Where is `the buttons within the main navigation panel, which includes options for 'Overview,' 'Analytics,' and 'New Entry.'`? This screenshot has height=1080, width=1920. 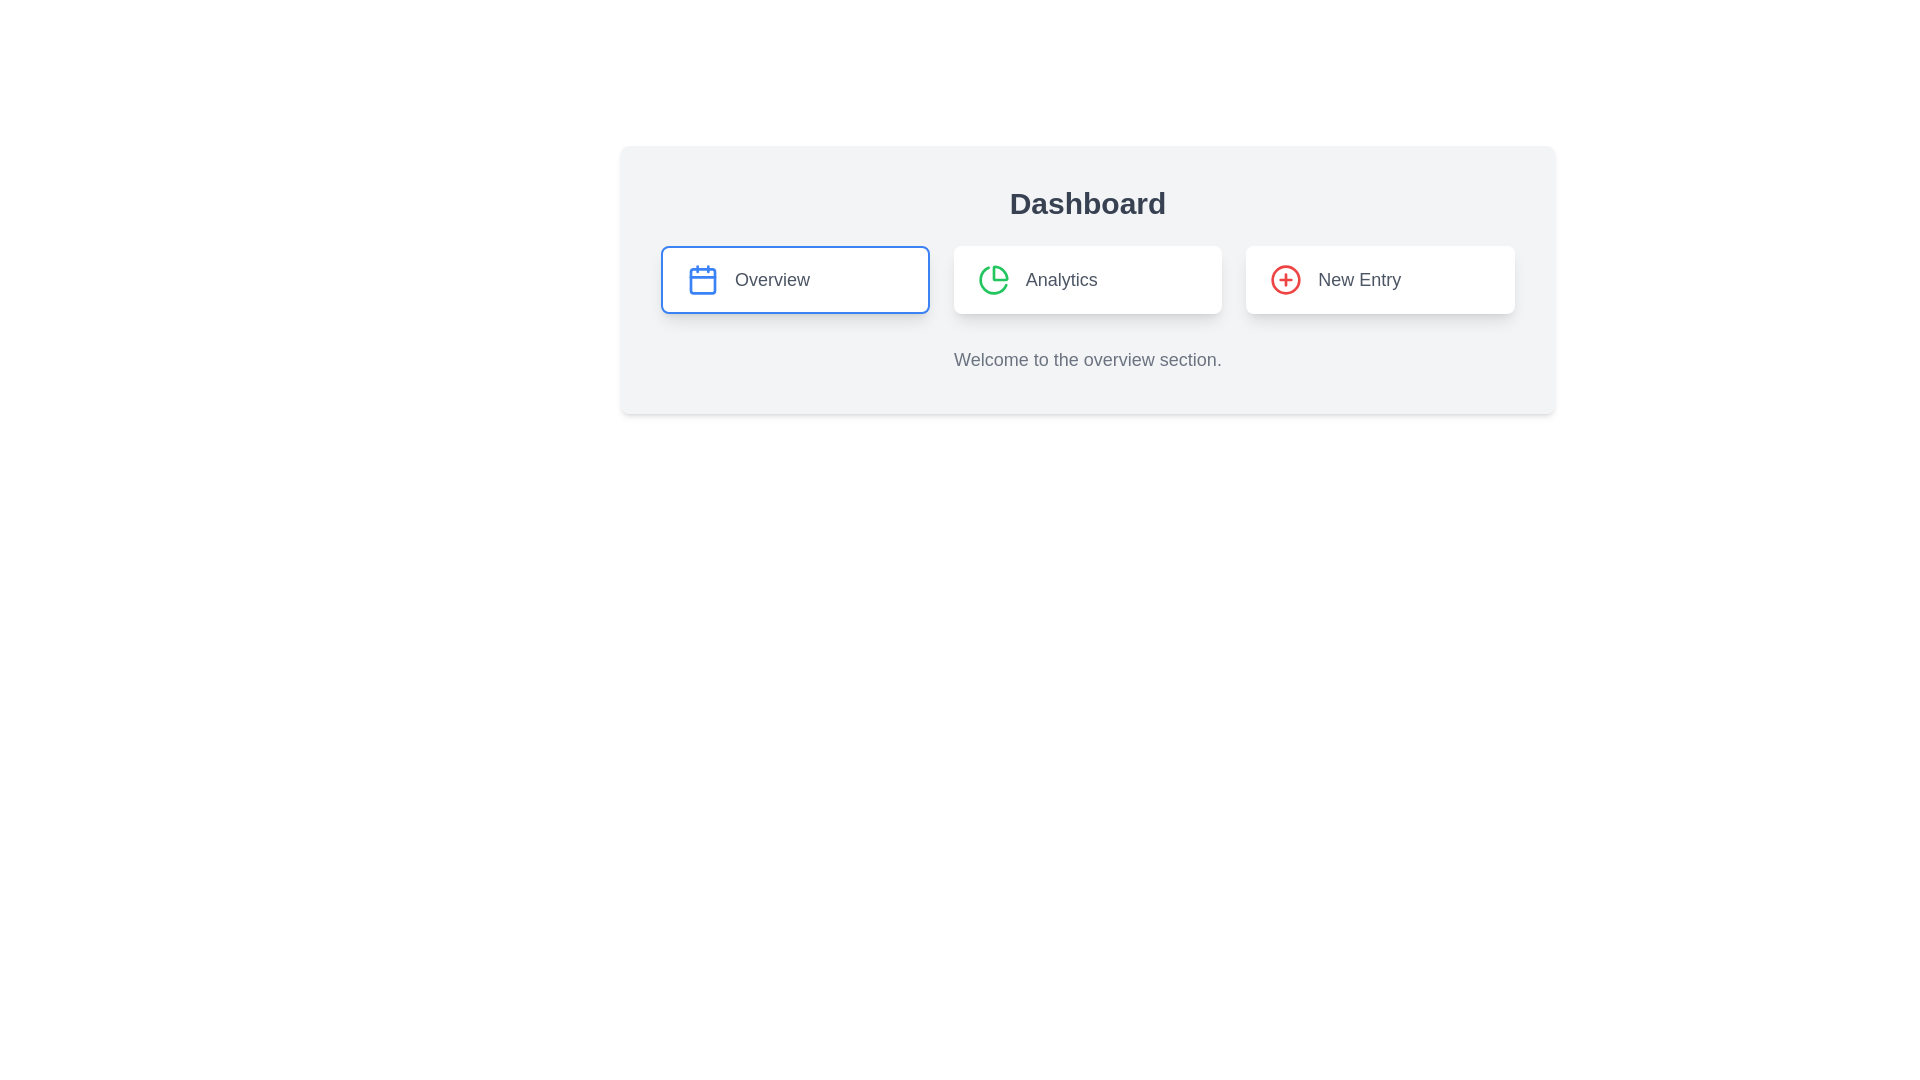 the buttons within the main navigation panel, which includes options for 'Overview,' 'Analytics,' and 'New Entry.' is located at coordinates (1087, 280).